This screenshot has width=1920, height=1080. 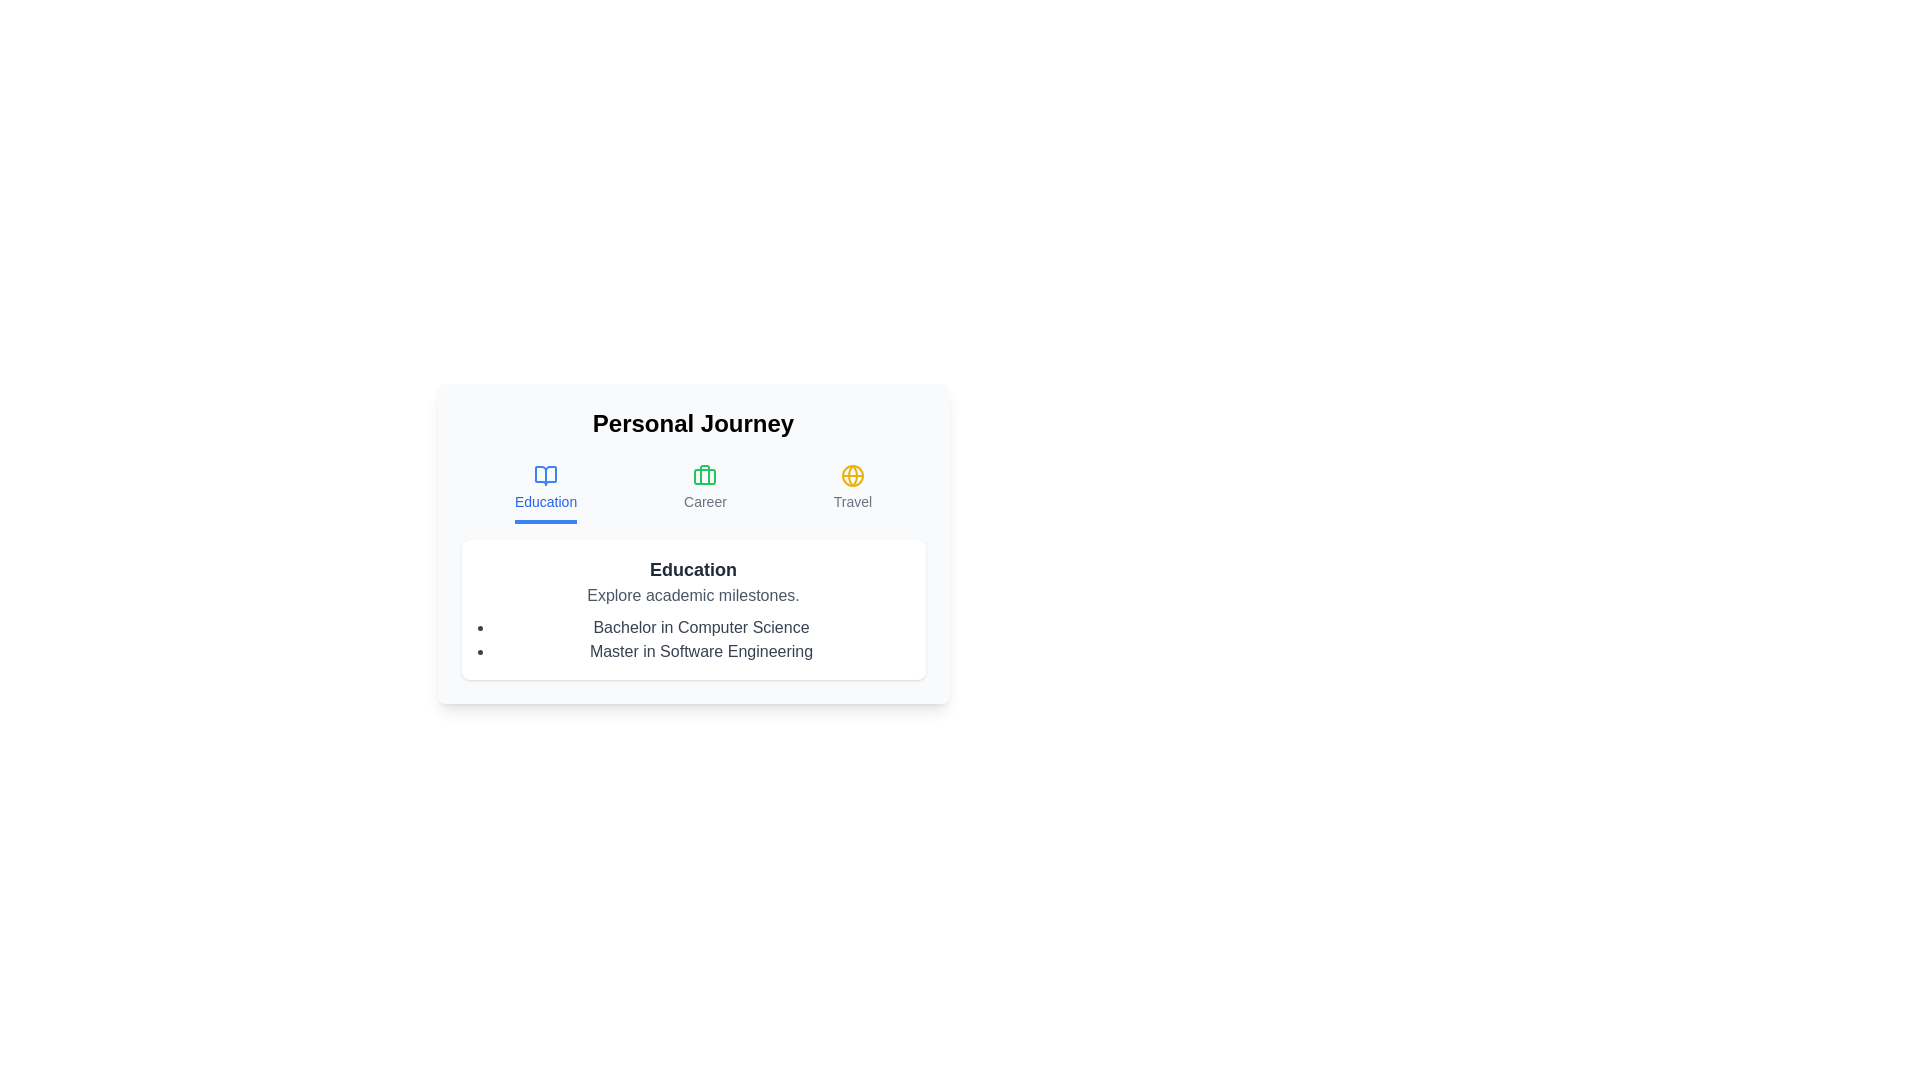 What do you see at coordinates (852, 475) in the screenshot?
I see `the main circular shape of the globe icon, which is a graphical component representing the globe's spherical shape` at bounding box center [852, 475].